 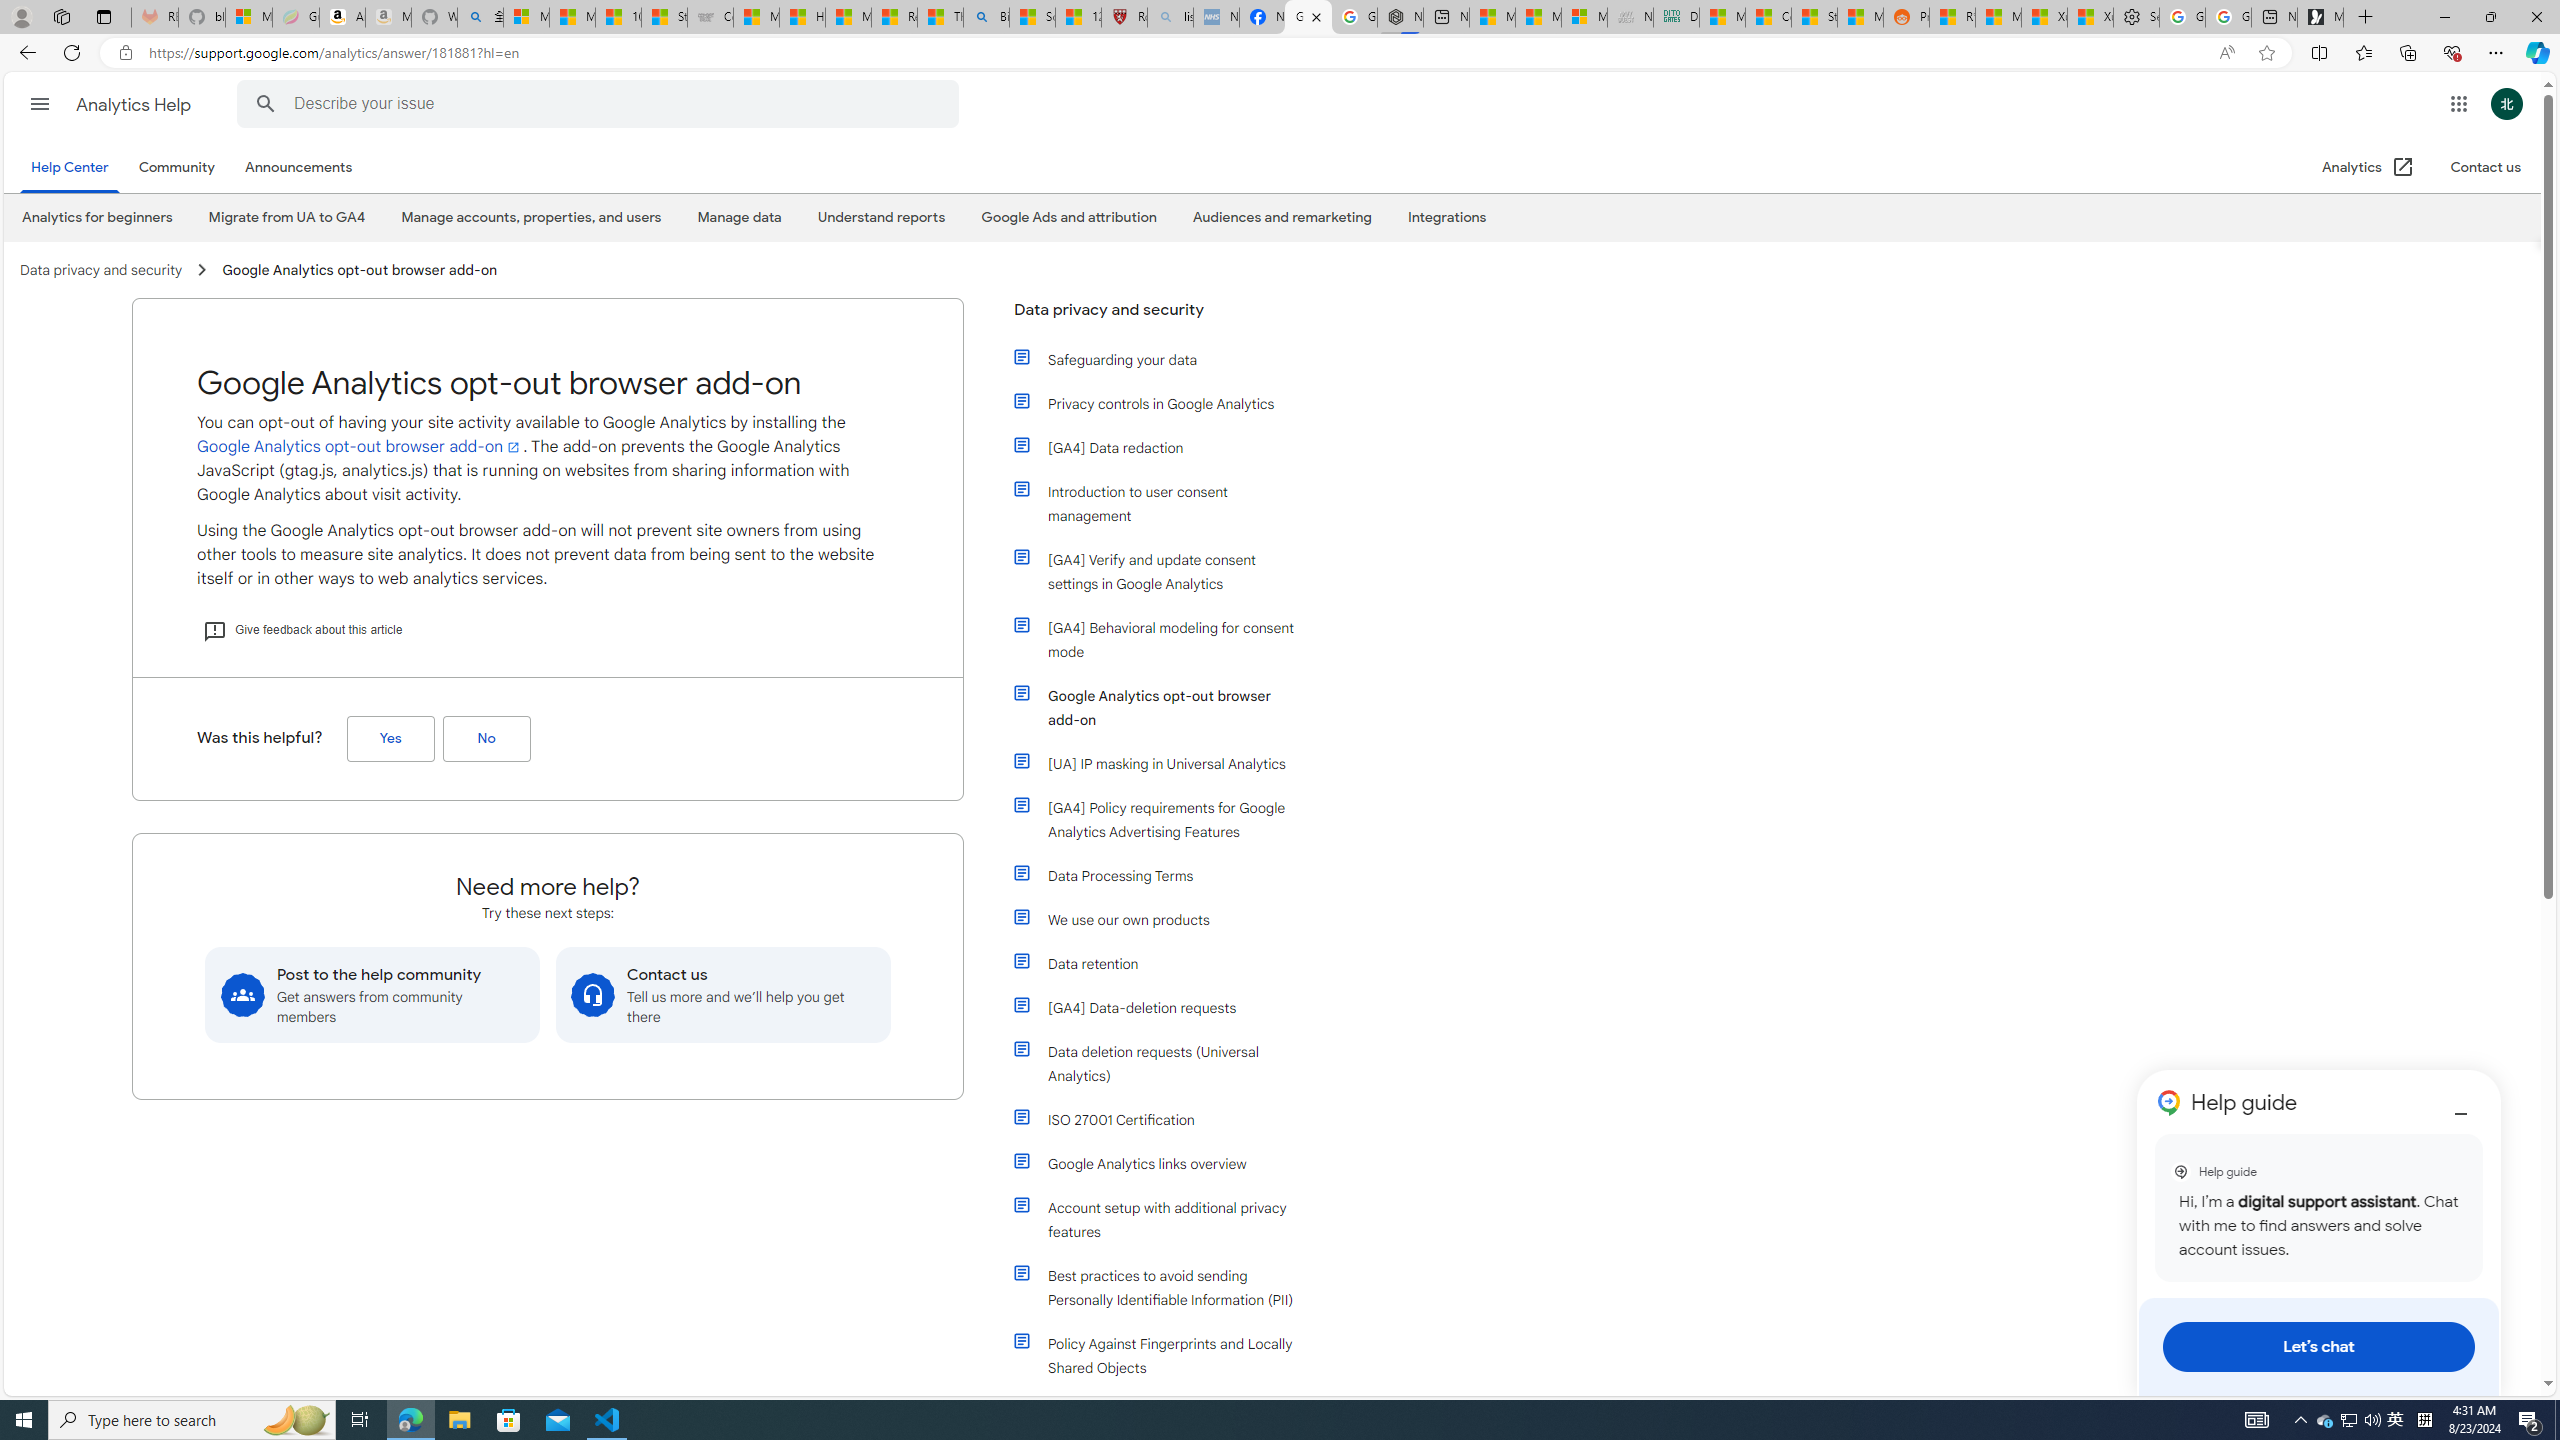 What do you see at coordinates (1157, 360) in the screenshot?
I see `'Safeguarding your data'` at bounding box center [1157, 360].